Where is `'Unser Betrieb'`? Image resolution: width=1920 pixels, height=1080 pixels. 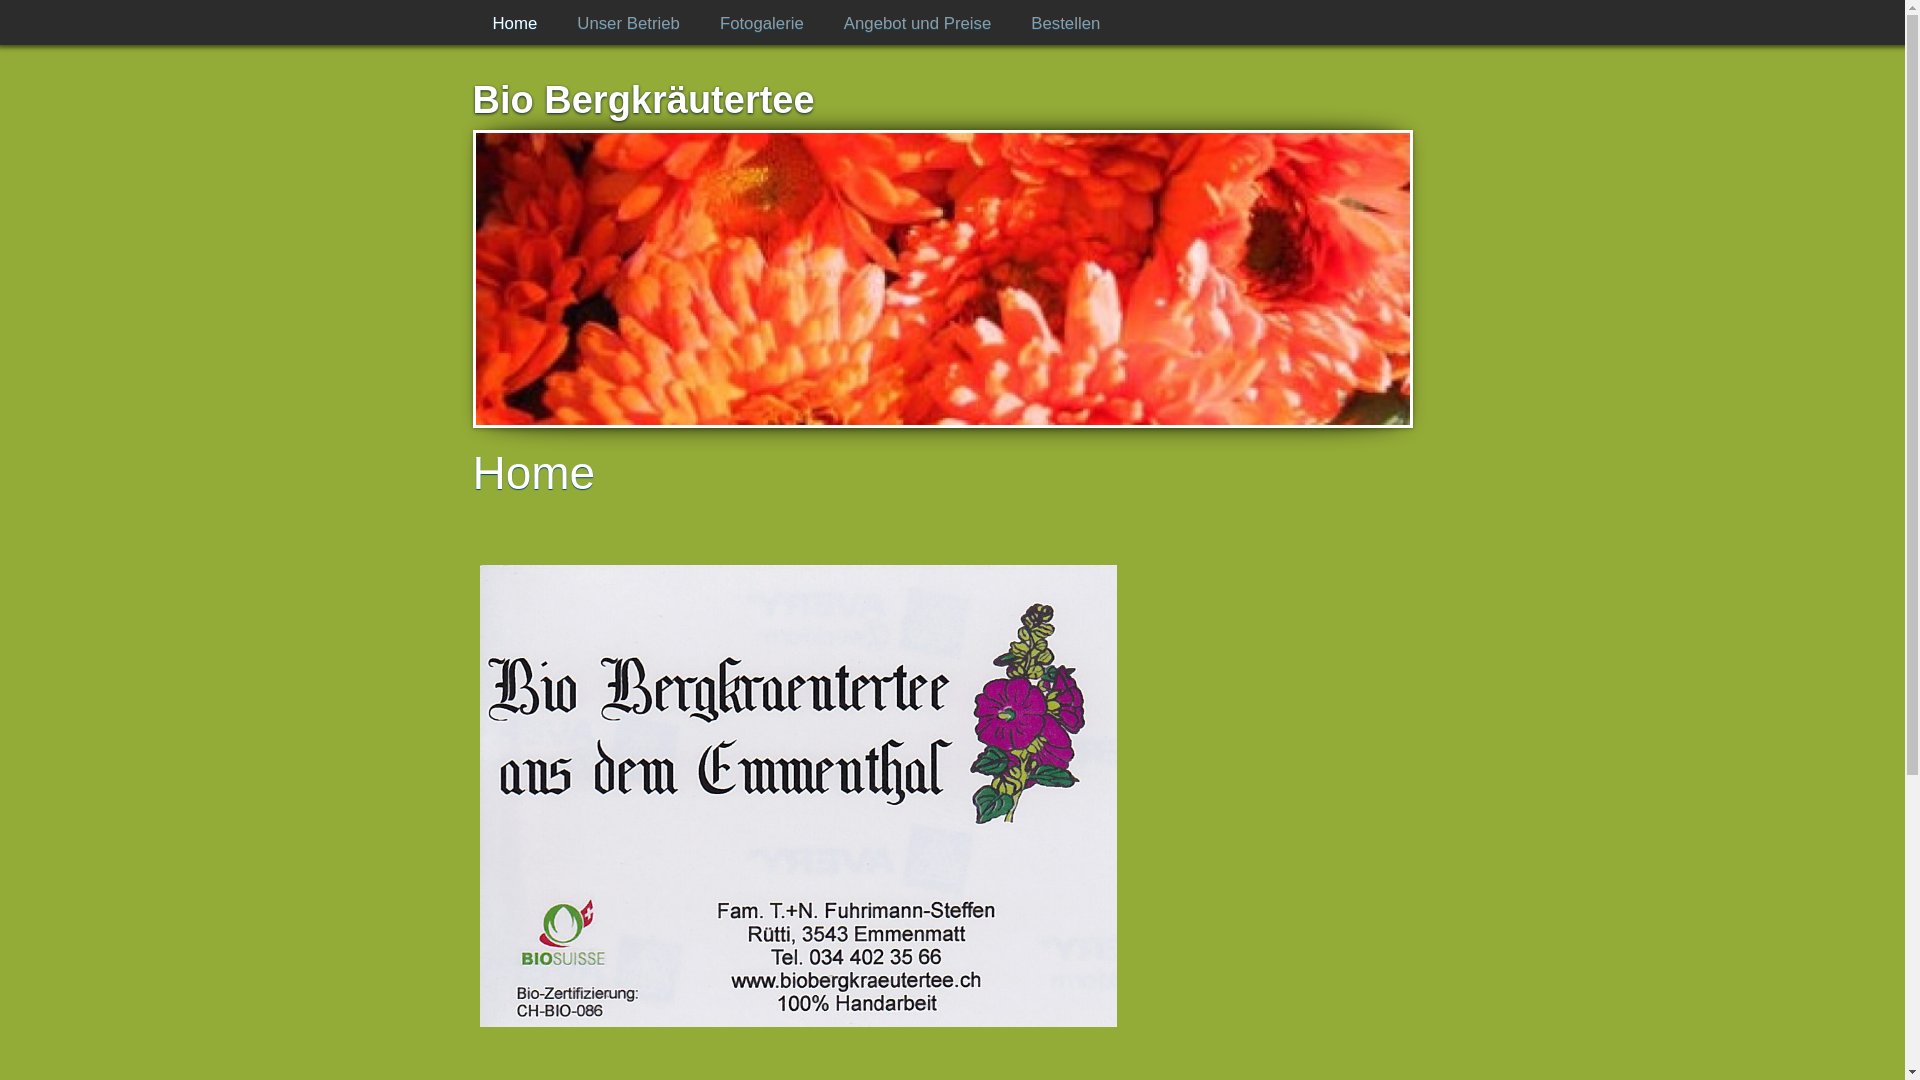
'Unser Betrieb' is located at coordinates (627, 23).